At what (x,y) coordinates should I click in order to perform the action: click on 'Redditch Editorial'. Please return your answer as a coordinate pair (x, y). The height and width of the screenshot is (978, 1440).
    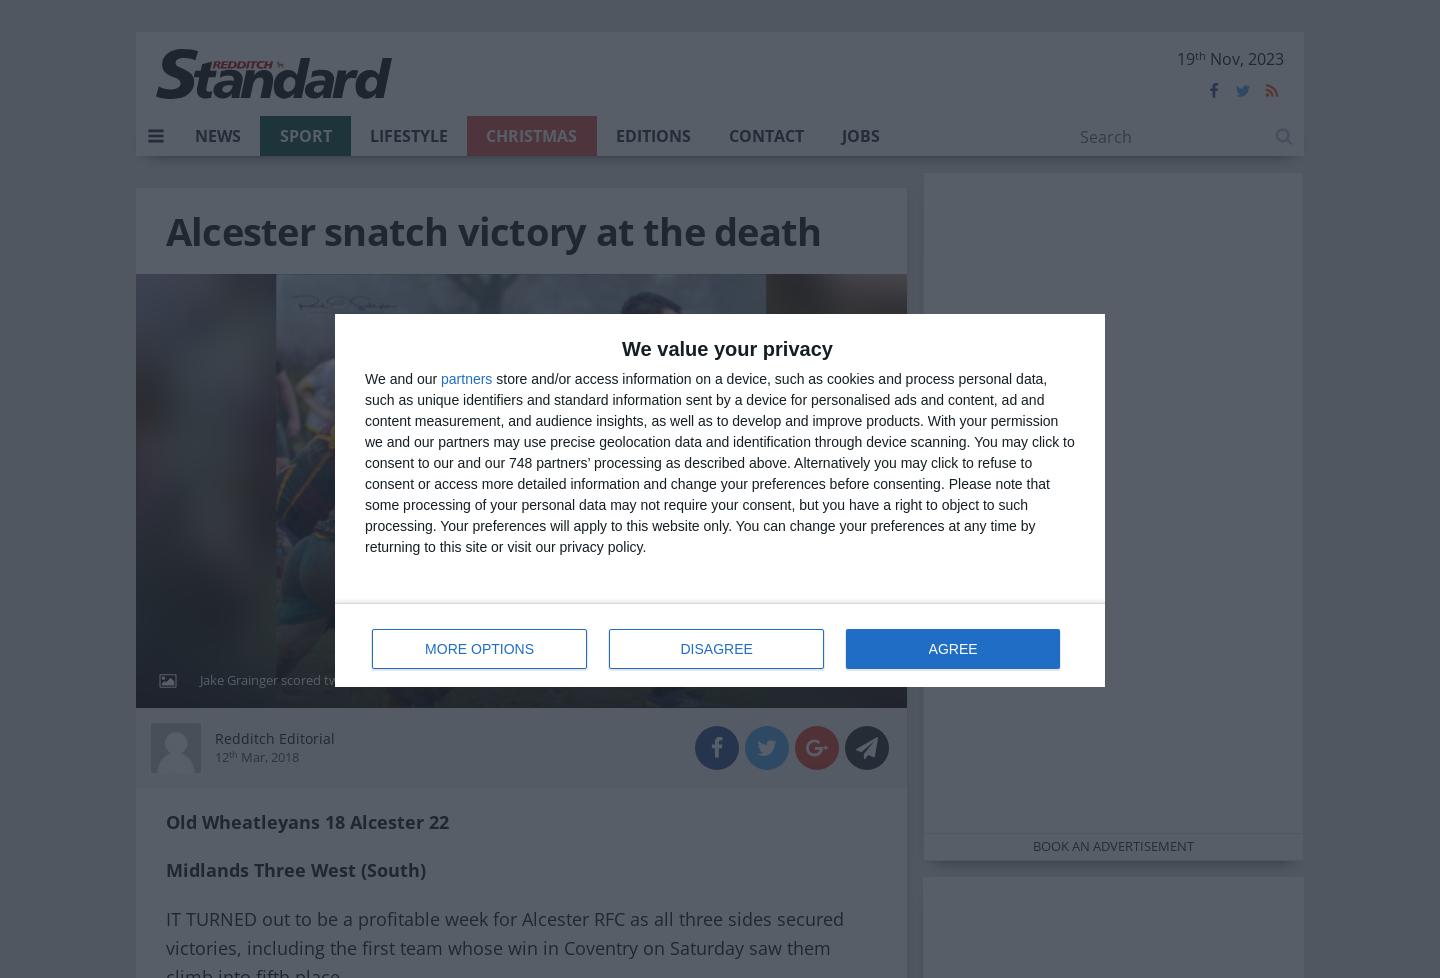
    Looking at the image, I should click on (273, 736).